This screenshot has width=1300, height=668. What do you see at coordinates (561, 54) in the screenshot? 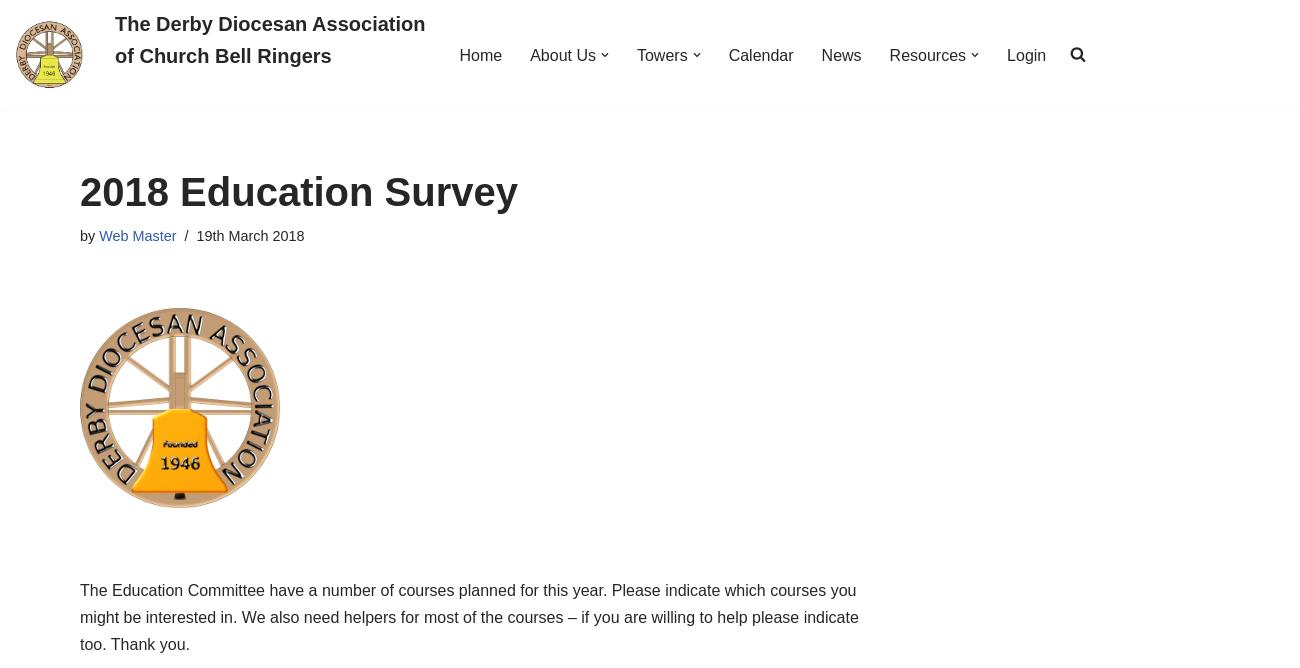
I see `'About Us'` at bounding box center [561, 54].